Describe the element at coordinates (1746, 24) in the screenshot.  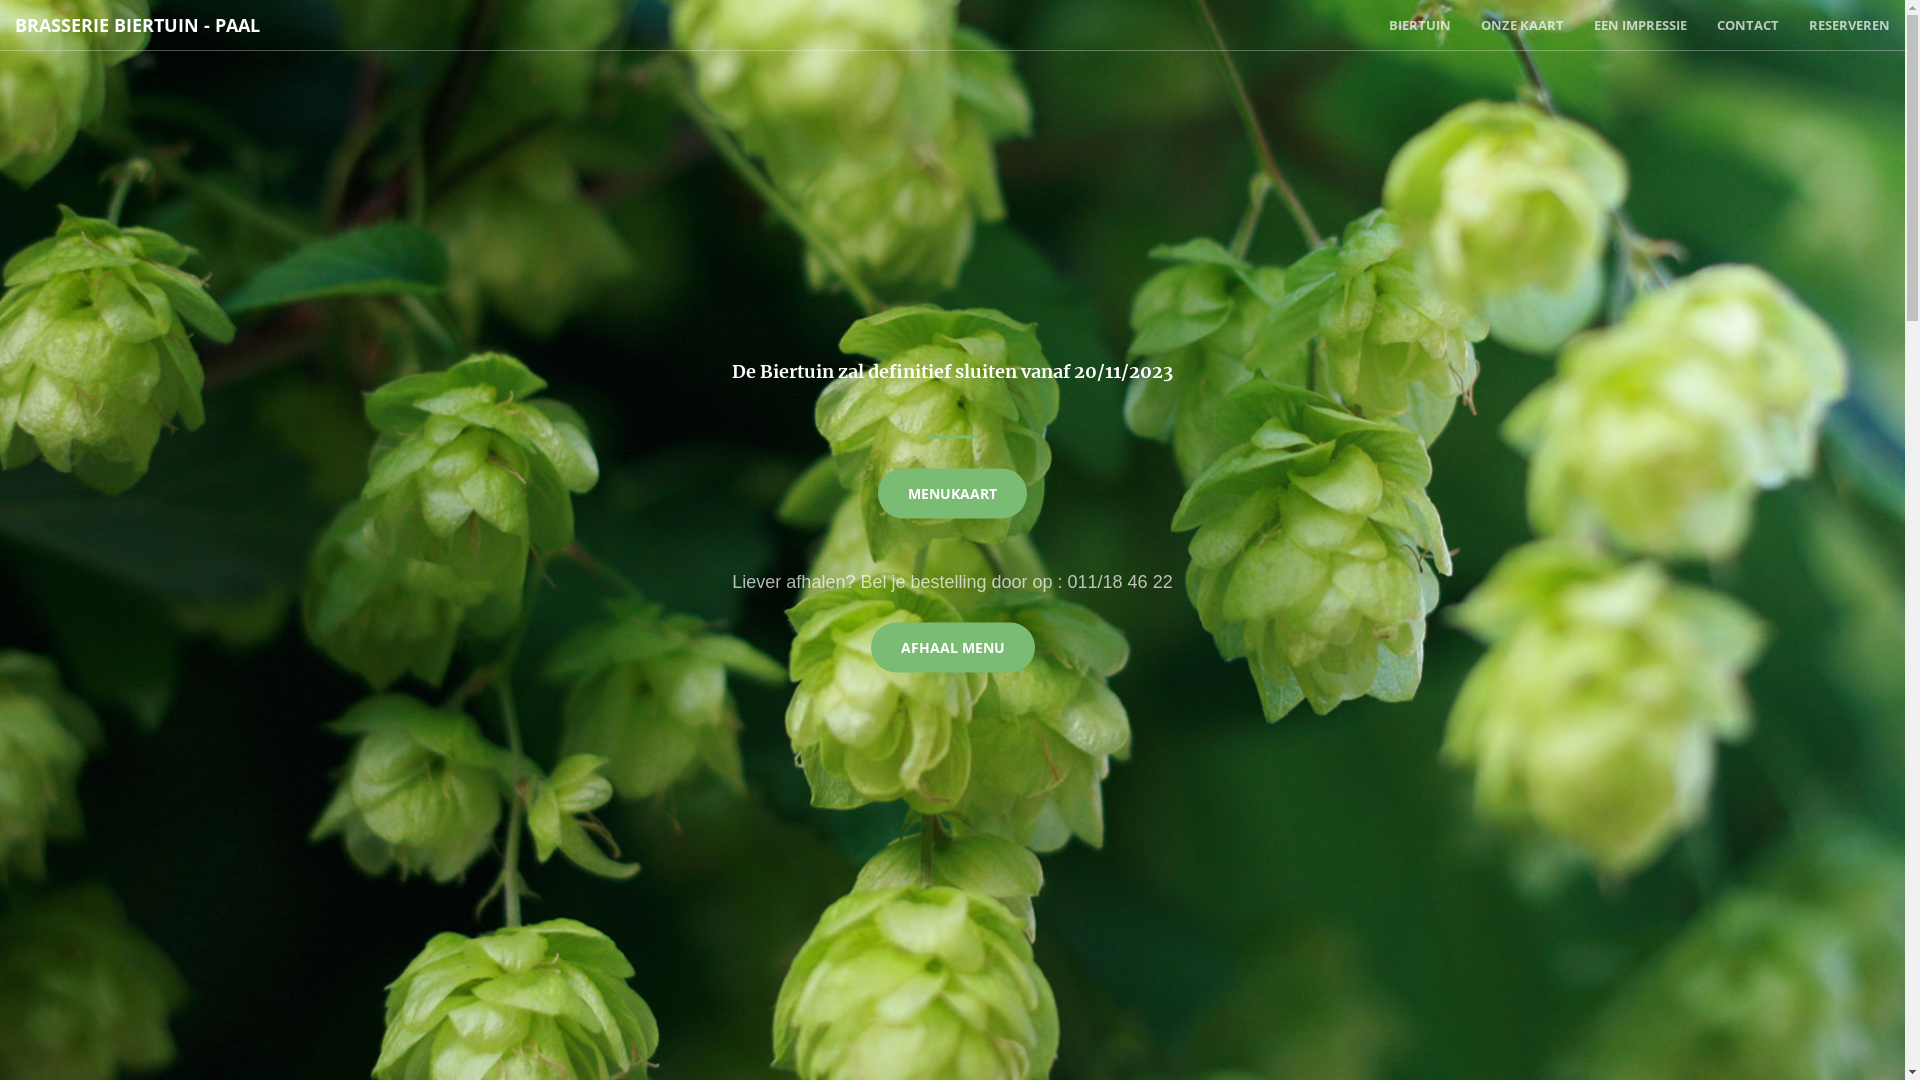
I see `'CONTACT'` at that location.